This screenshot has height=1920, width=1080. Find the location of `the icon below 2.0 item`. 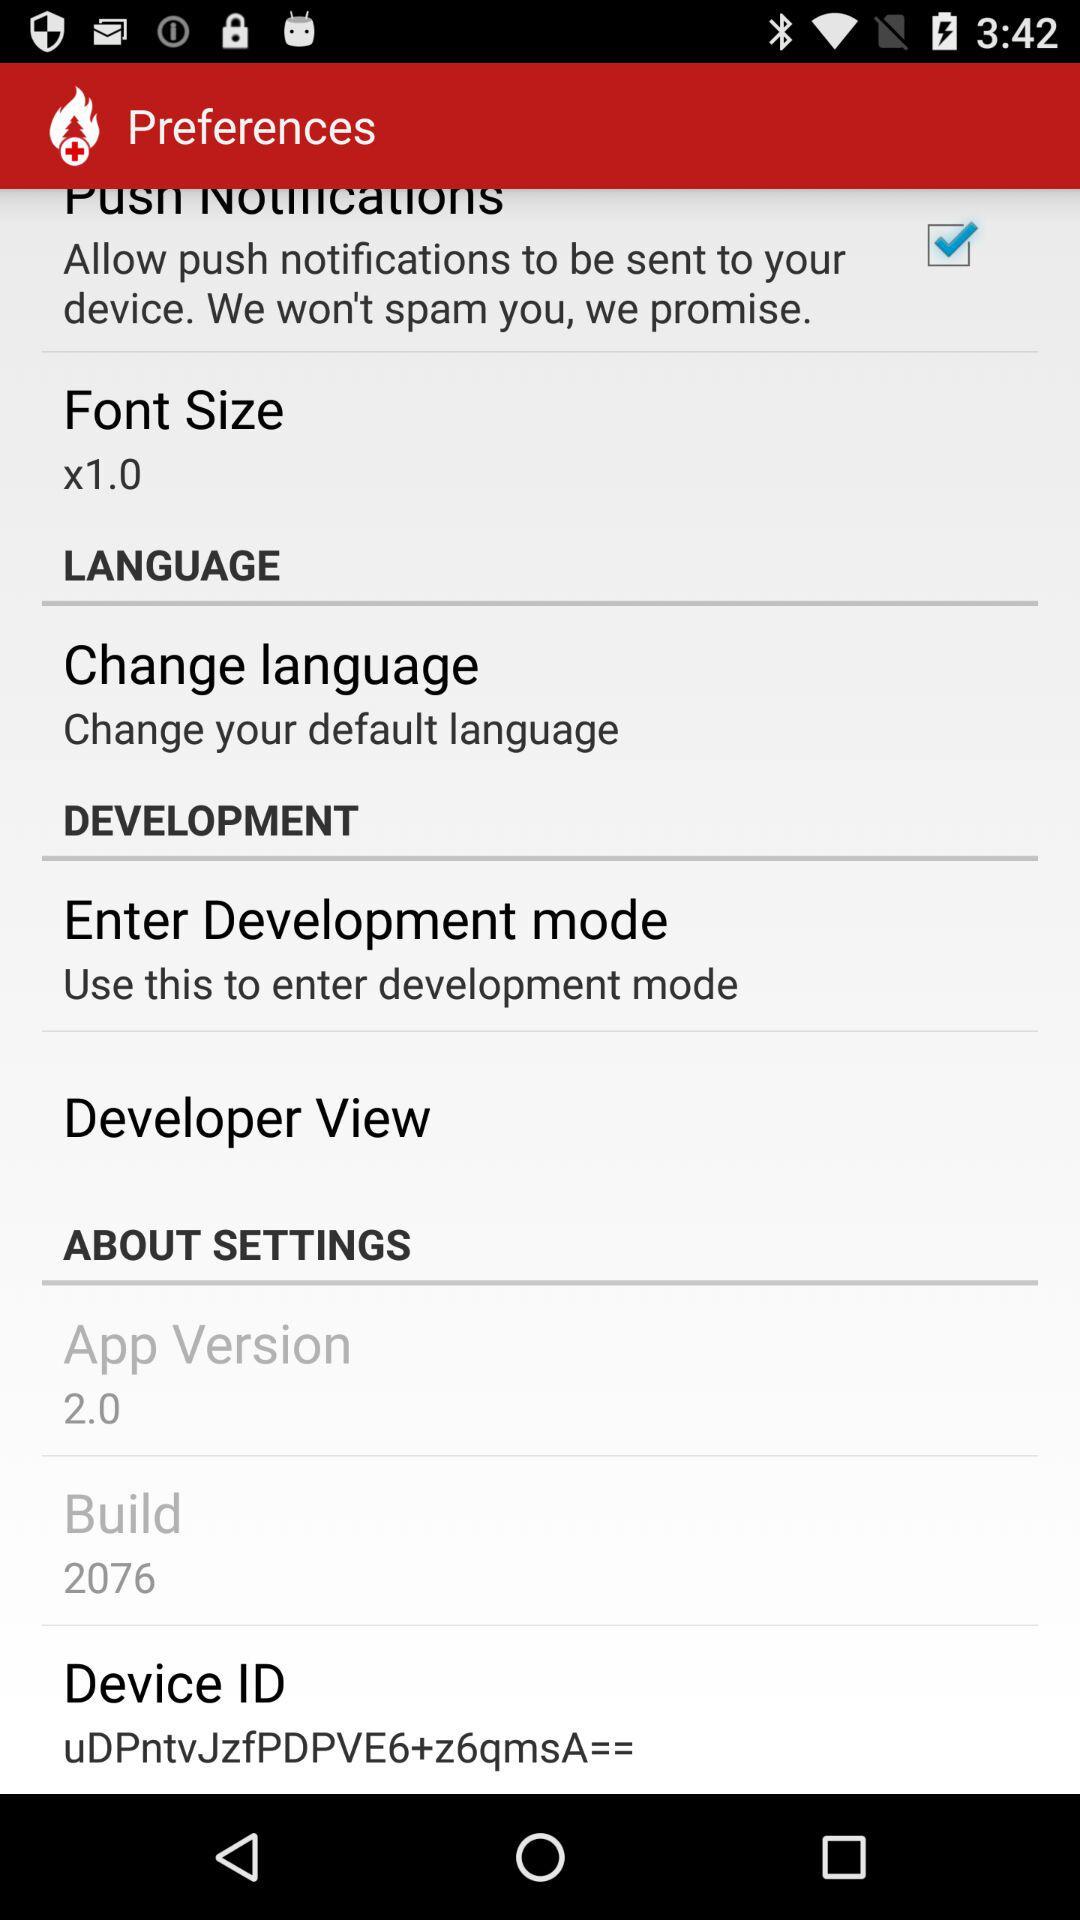

the icon below 2.0 item is located at coordinates (123, 1511).